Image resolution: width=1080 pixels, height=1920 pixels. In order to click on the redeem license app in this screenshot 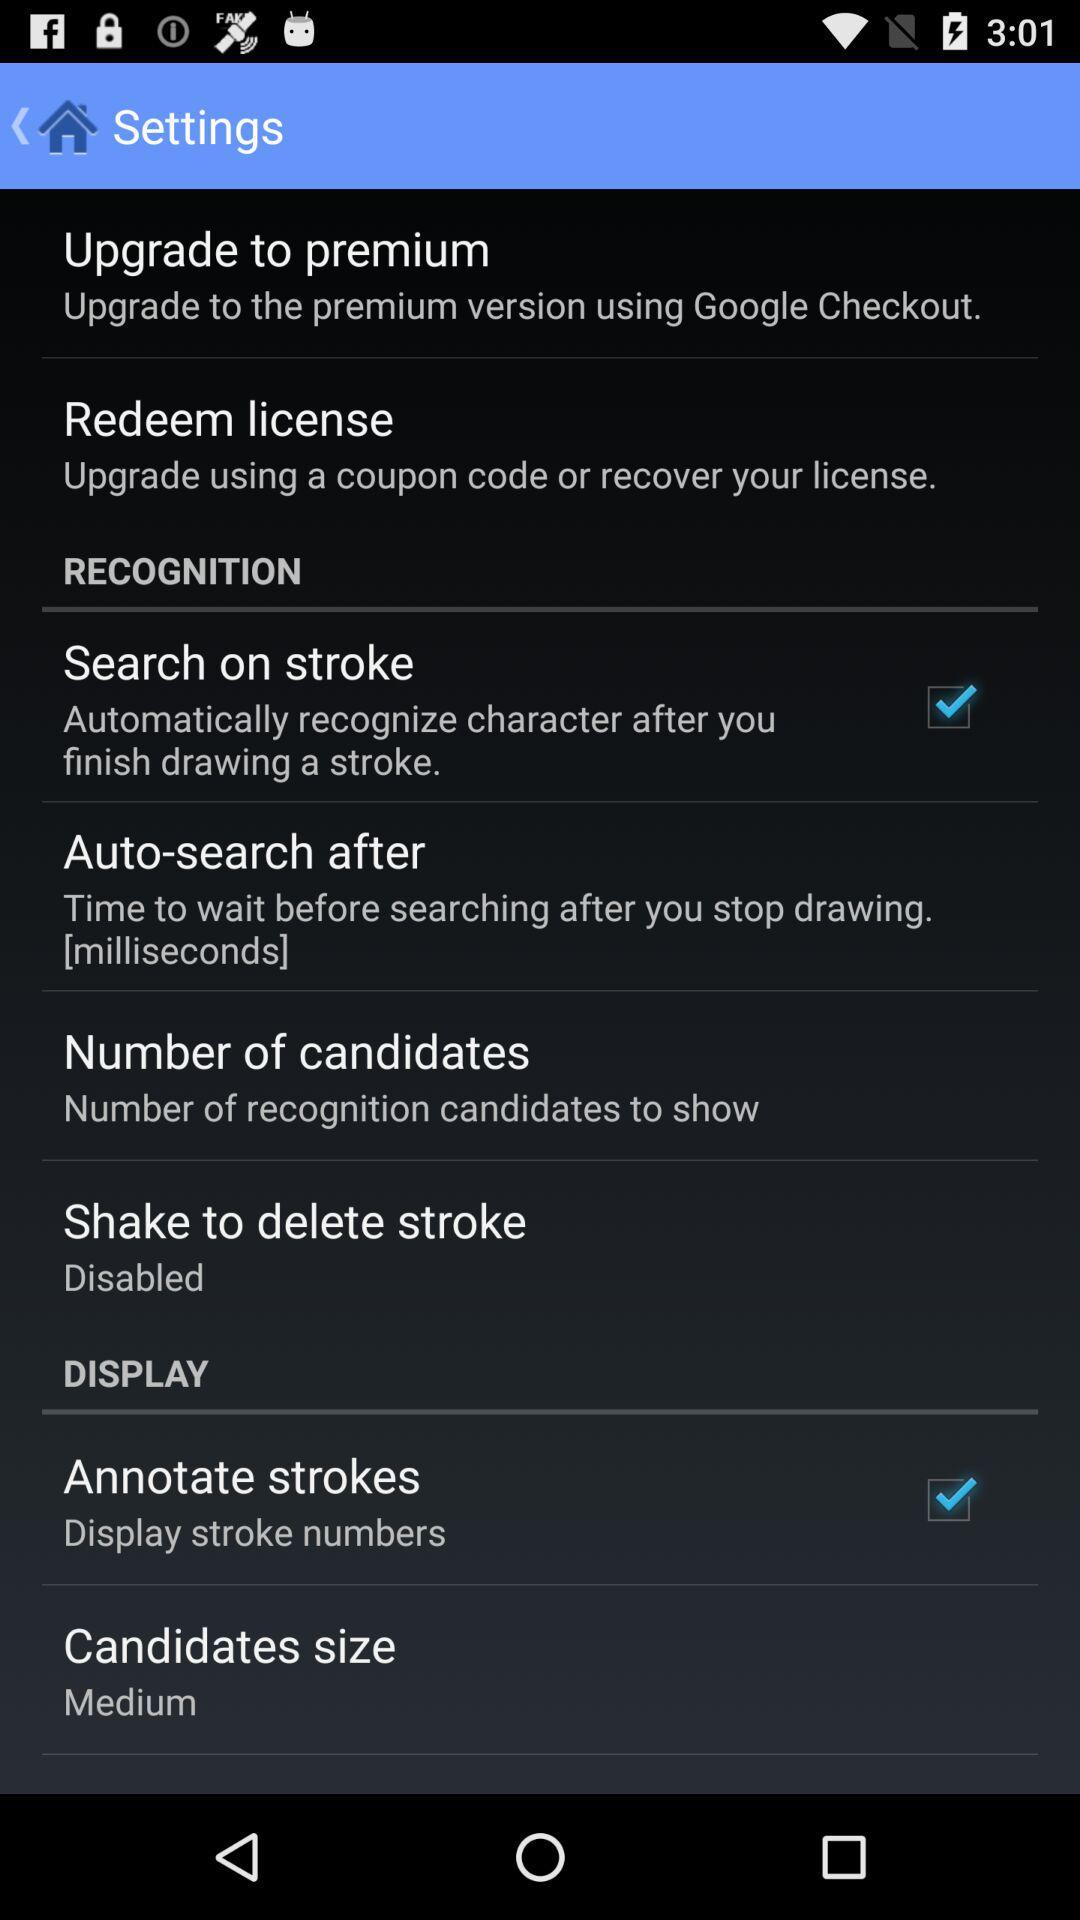, I will do `click(227, 416)`.